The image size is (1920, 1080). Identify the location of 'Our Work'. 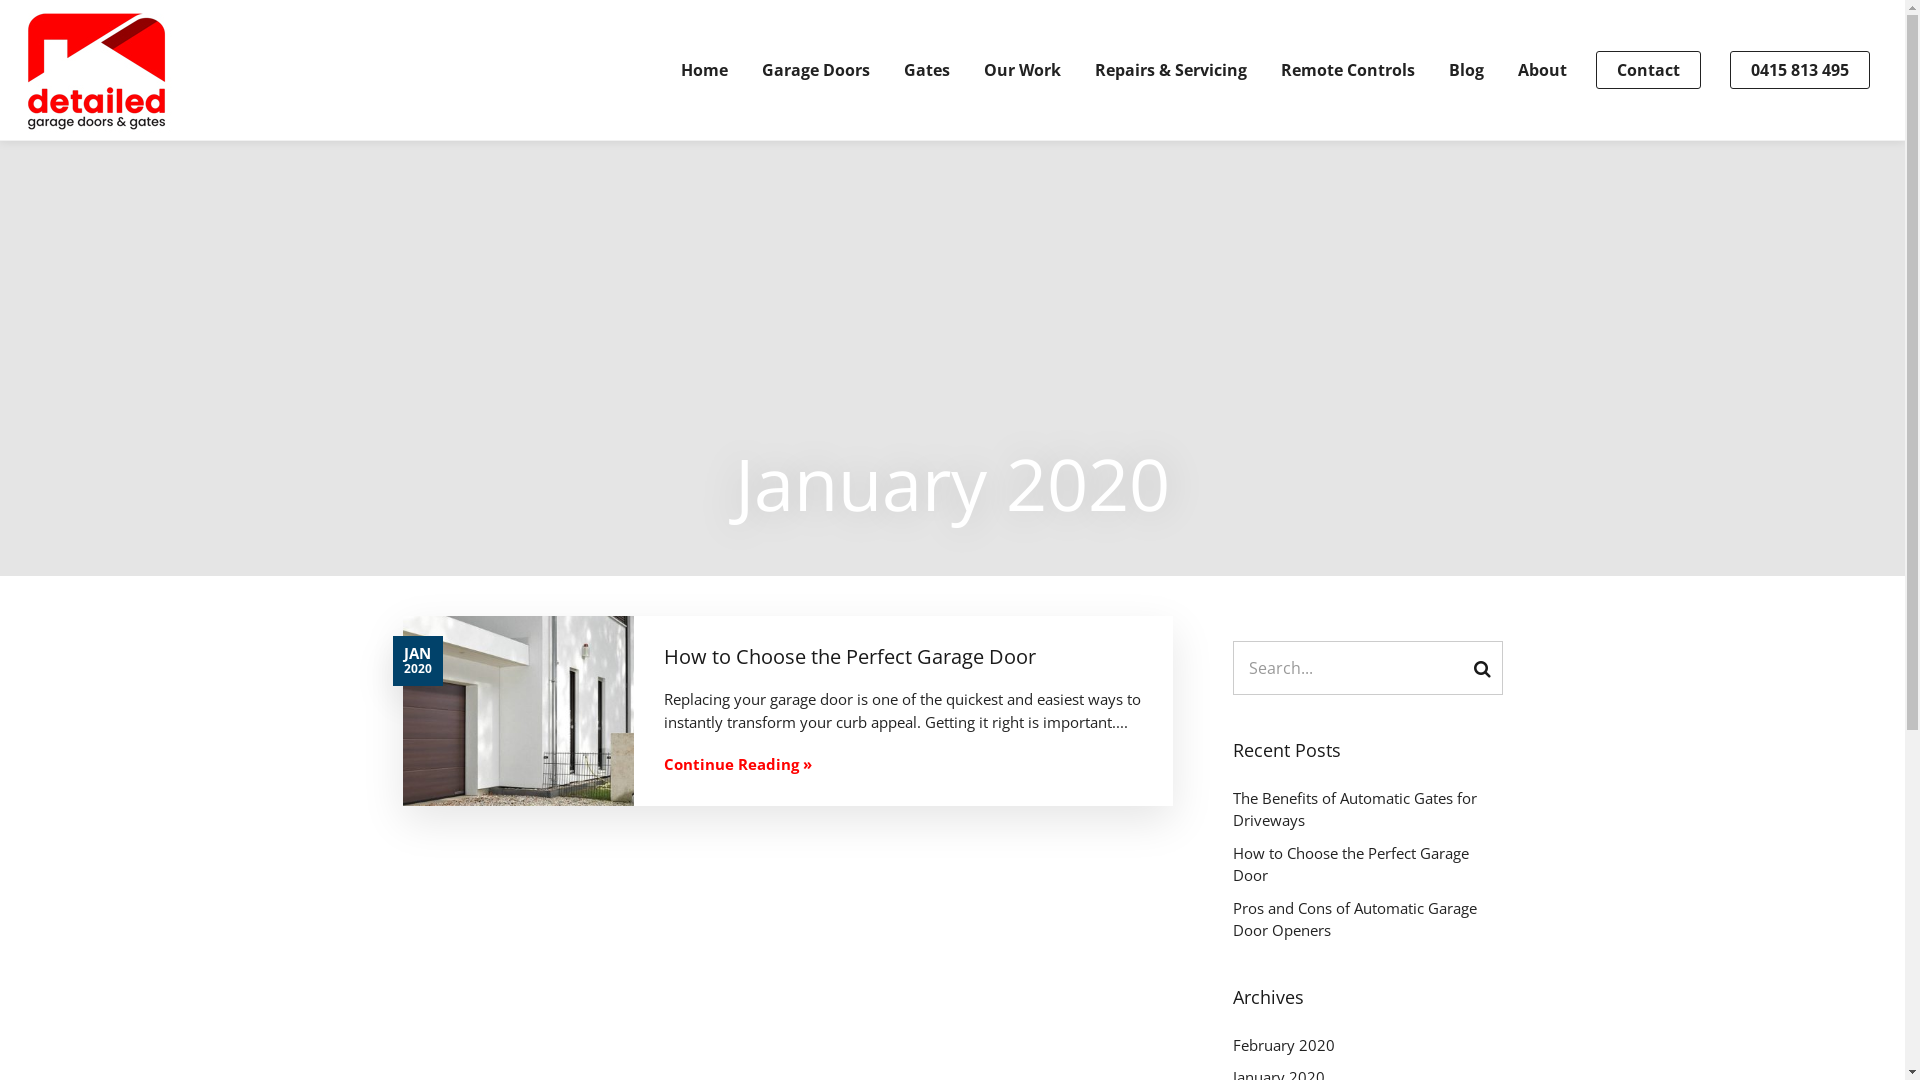
(1022, 68).